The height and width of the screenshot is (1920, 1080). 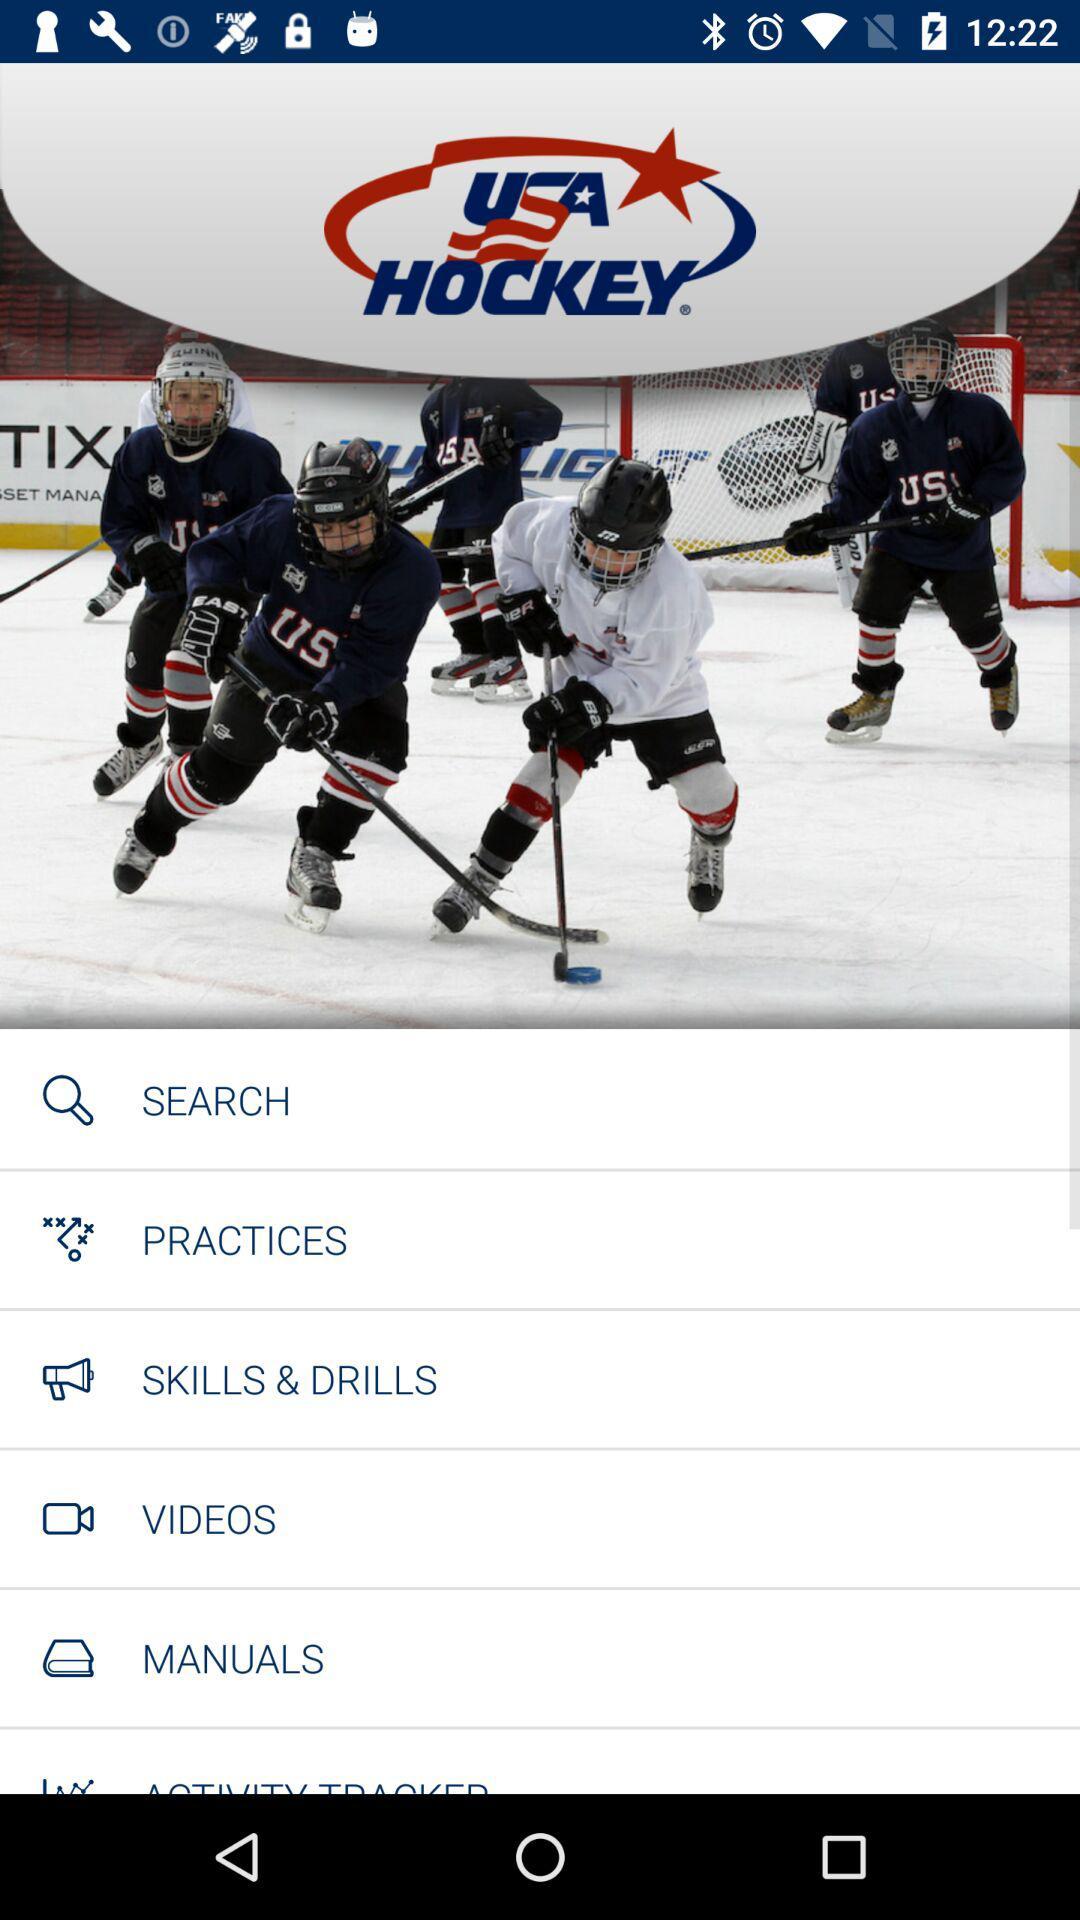 What do you see at coordinates (231, 1657) in the screenshot?
I see `item below videos` at bounding box center [231, 1657].